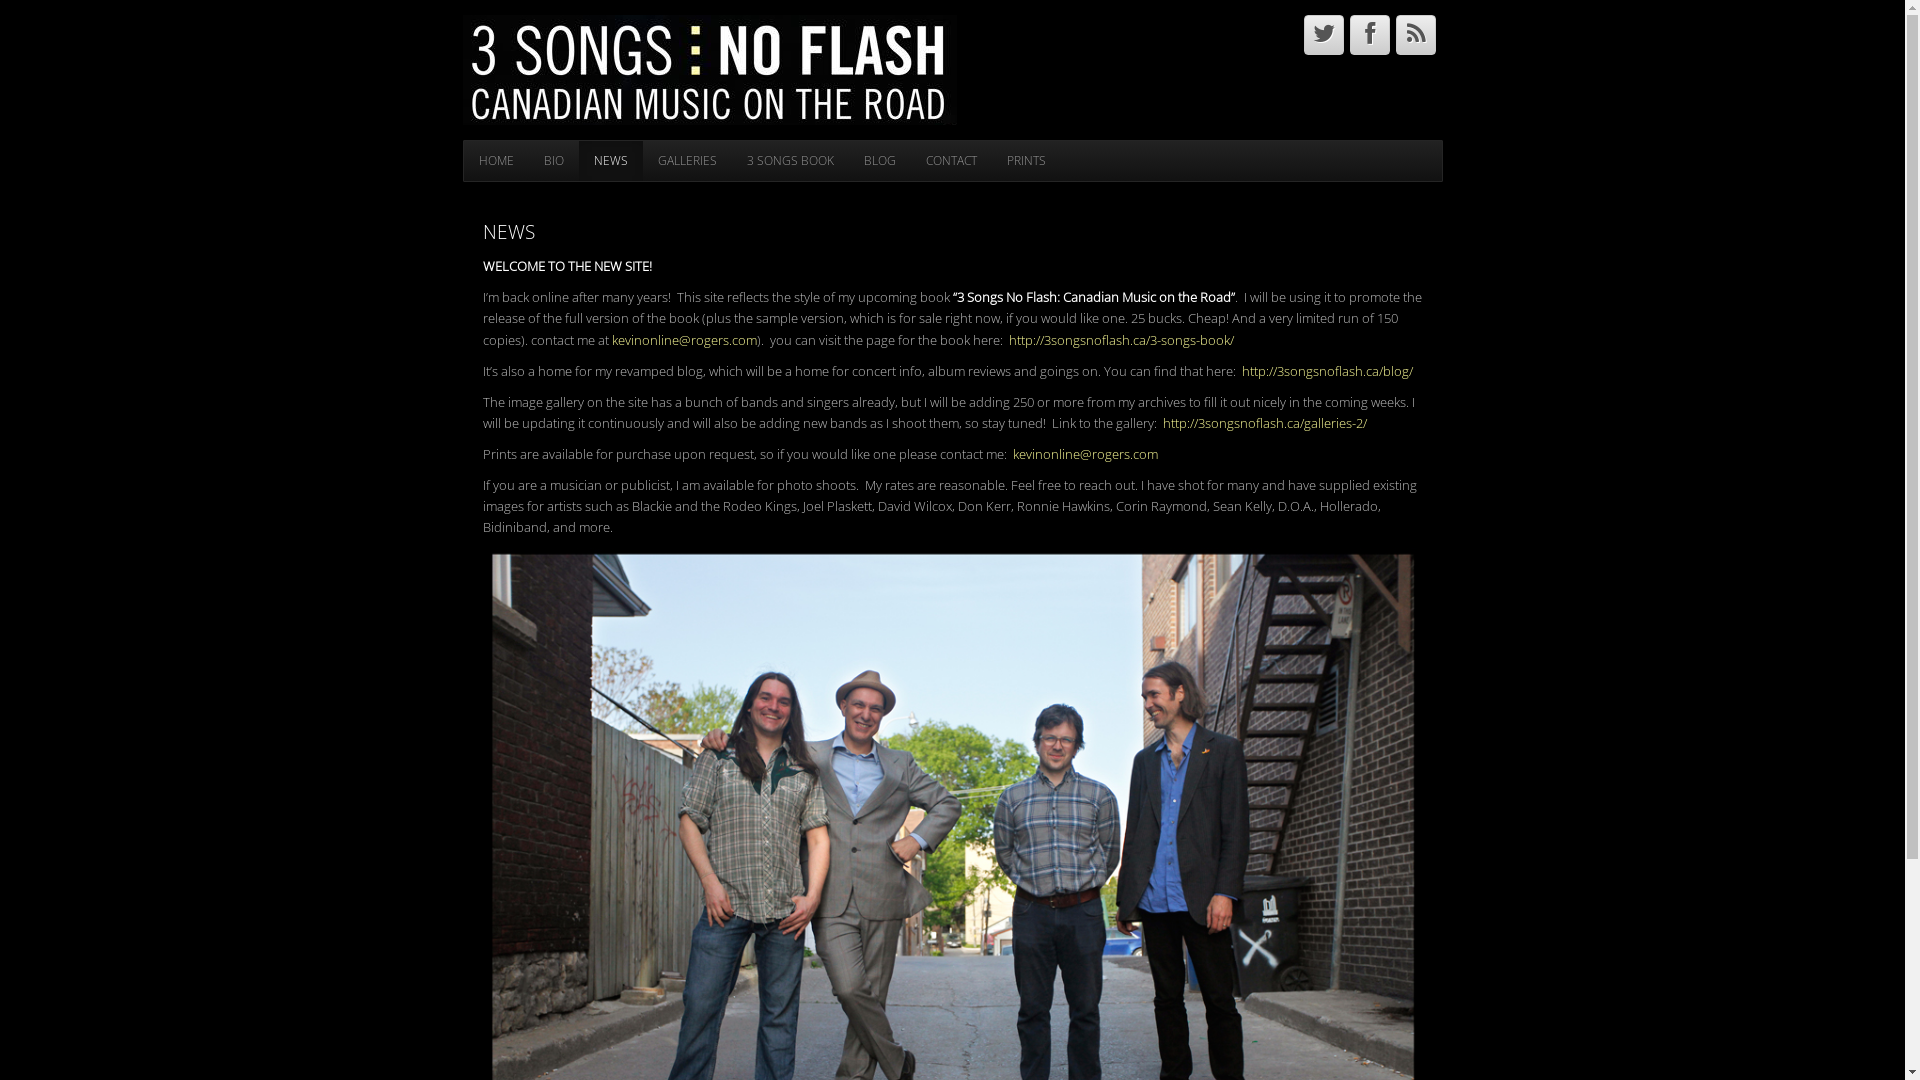 The height and width of the screenshot is (1080, 1920). What do you see at coordinates (496, 160) in the screenshot?
I see `'HOME'` at bounding box center [496, 160].